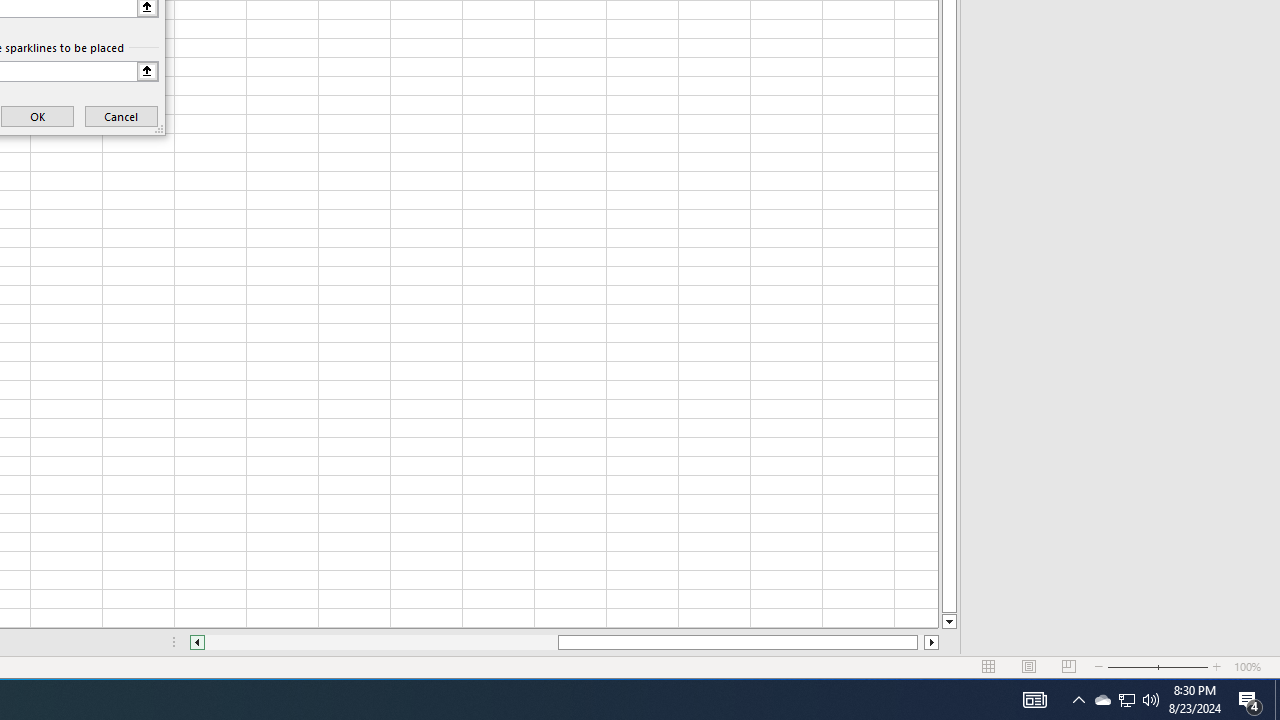 This screenshot has width=1280, height=720. I want to click on 'Page Layout', so click(1029, 667).